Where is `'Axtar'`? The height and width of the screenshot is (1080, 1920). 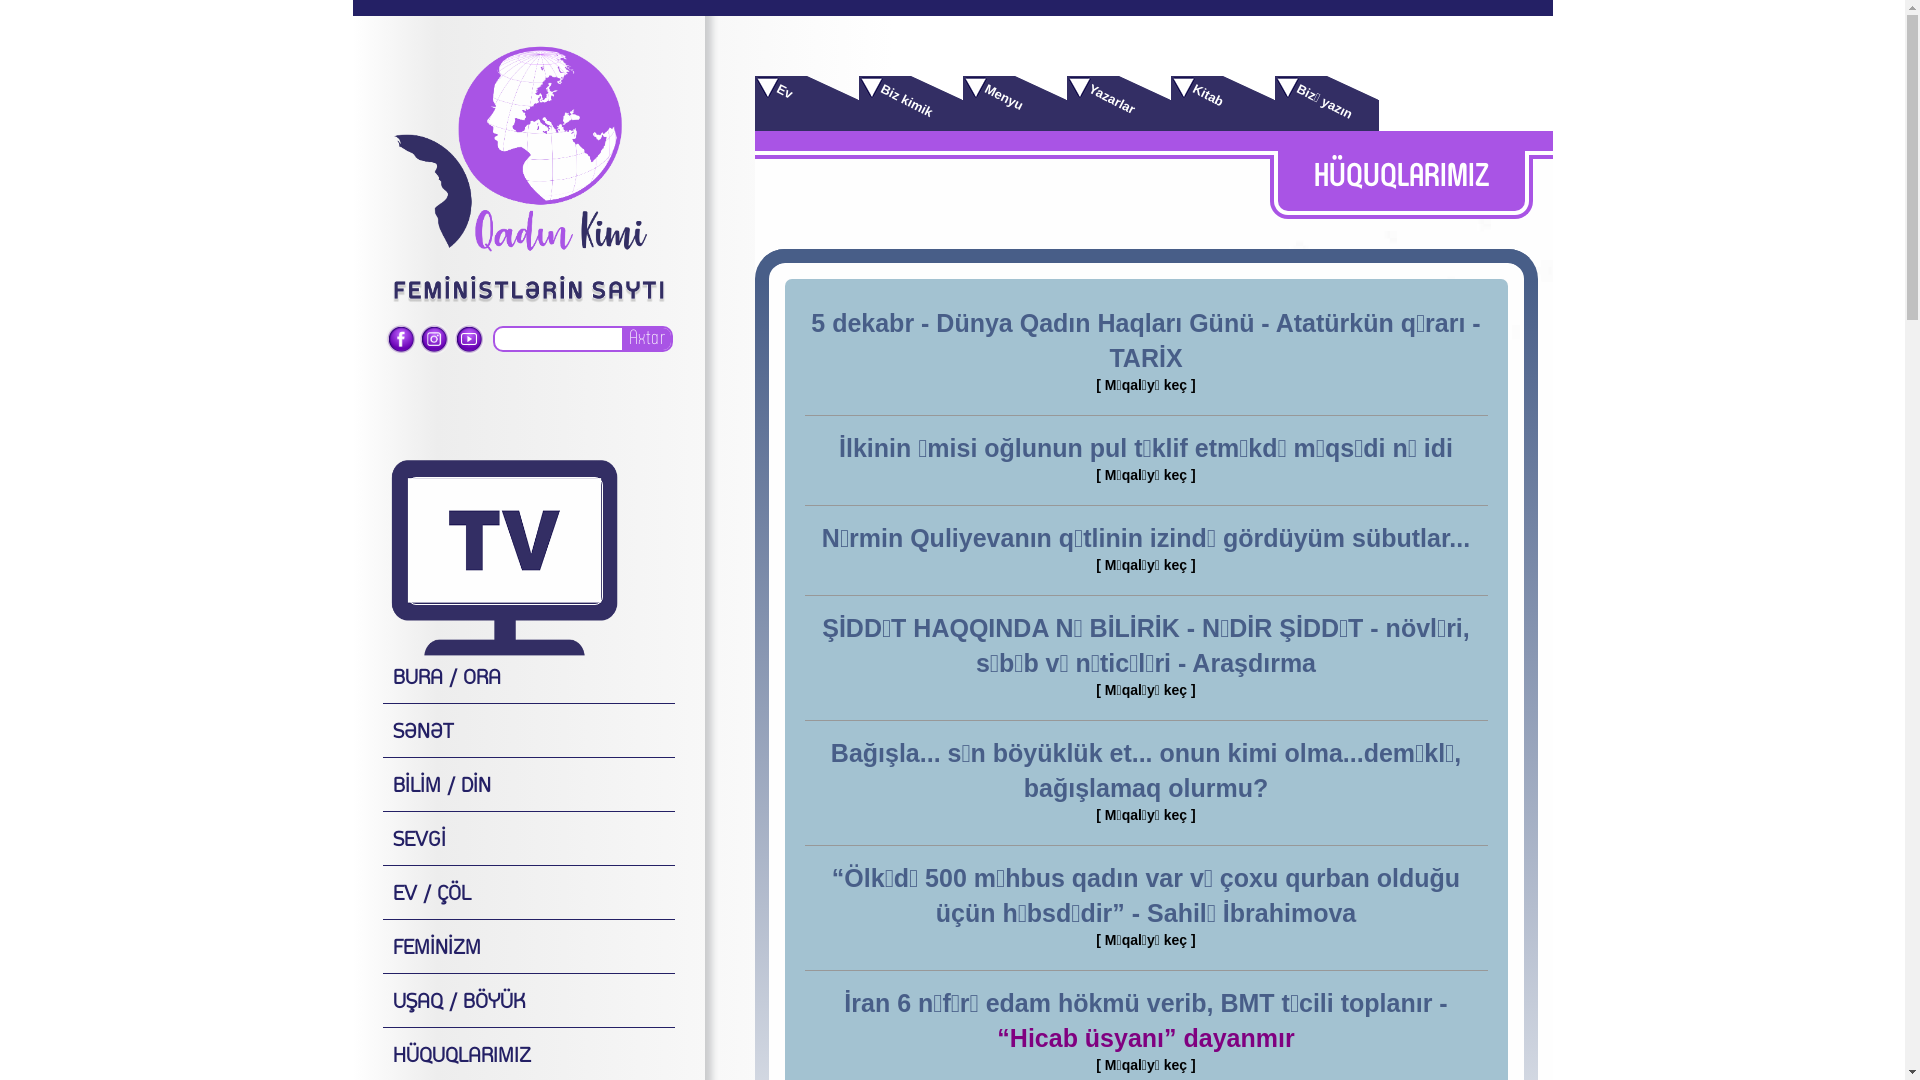
'Axtar' is located at coordinates (621, 338).